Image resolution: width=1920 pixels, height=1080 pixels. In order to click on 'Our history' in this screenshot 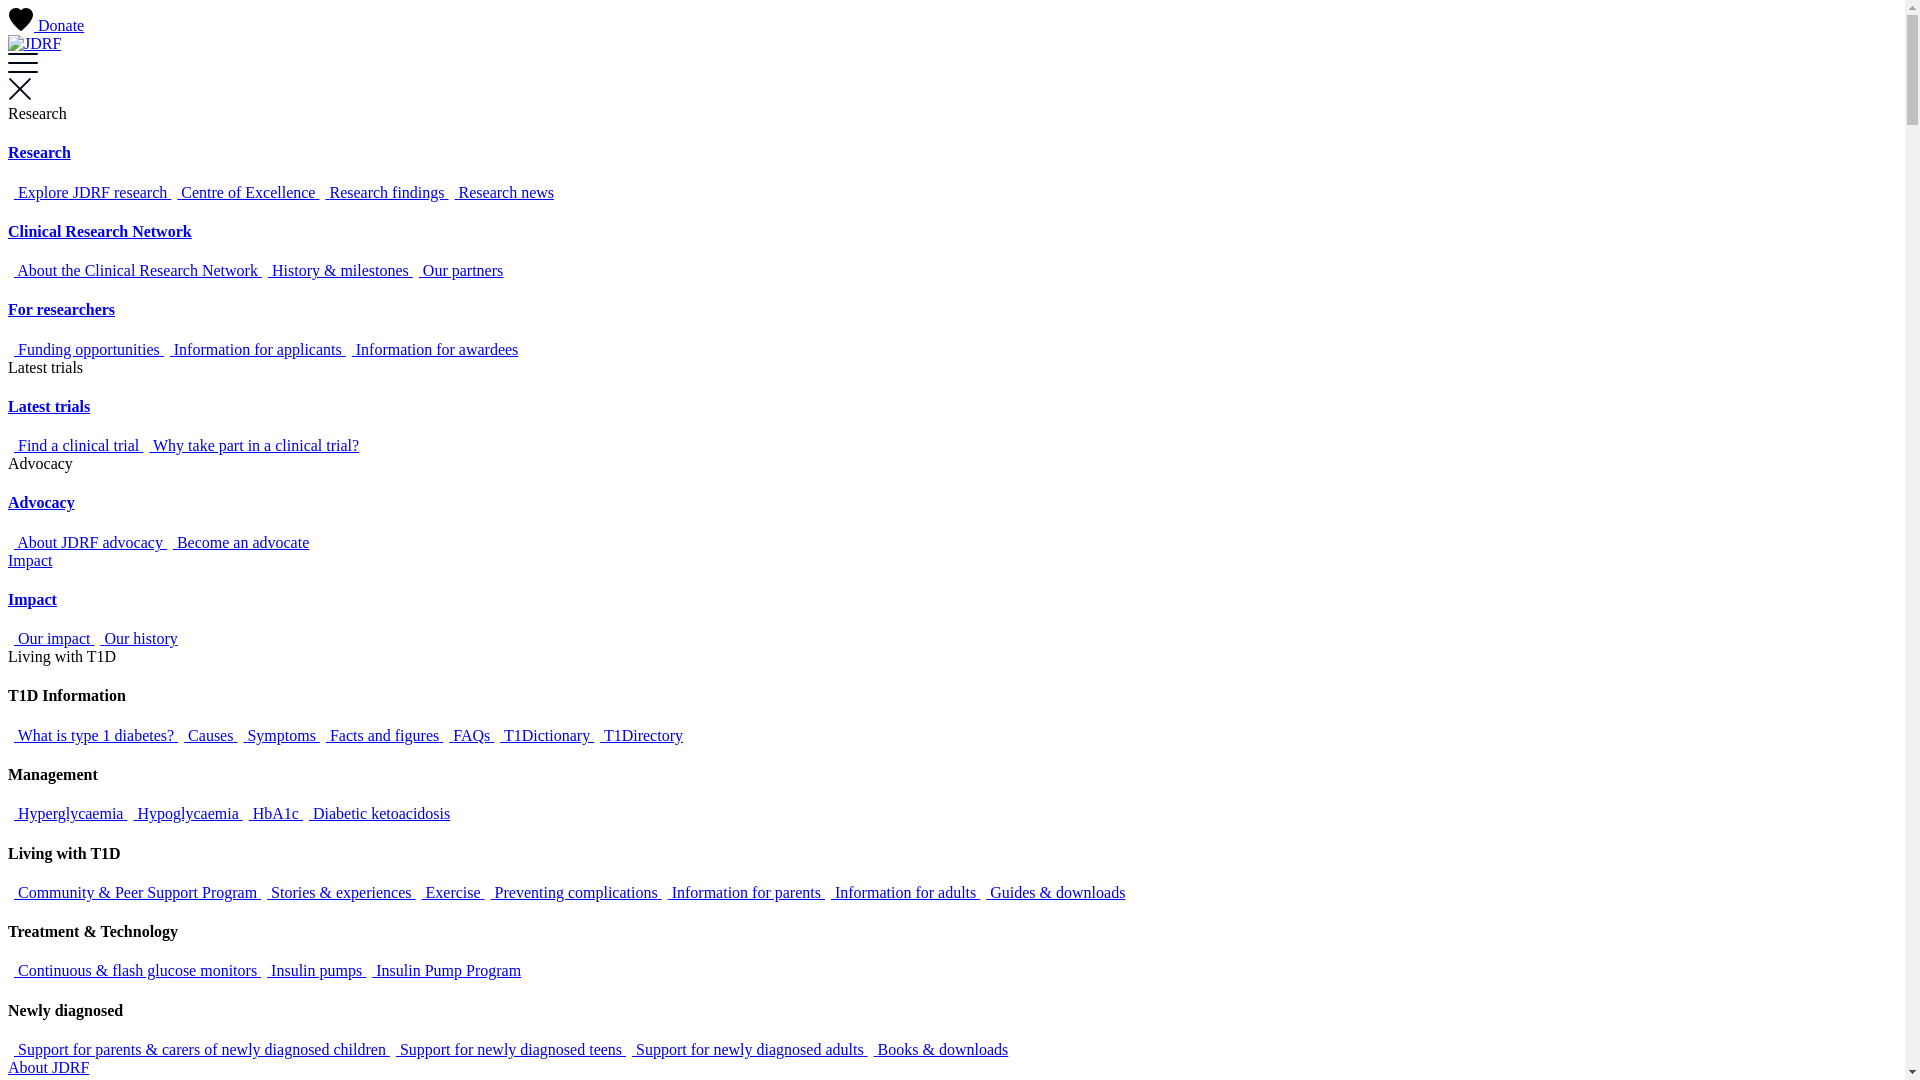, I will do `click(134, 638)`.